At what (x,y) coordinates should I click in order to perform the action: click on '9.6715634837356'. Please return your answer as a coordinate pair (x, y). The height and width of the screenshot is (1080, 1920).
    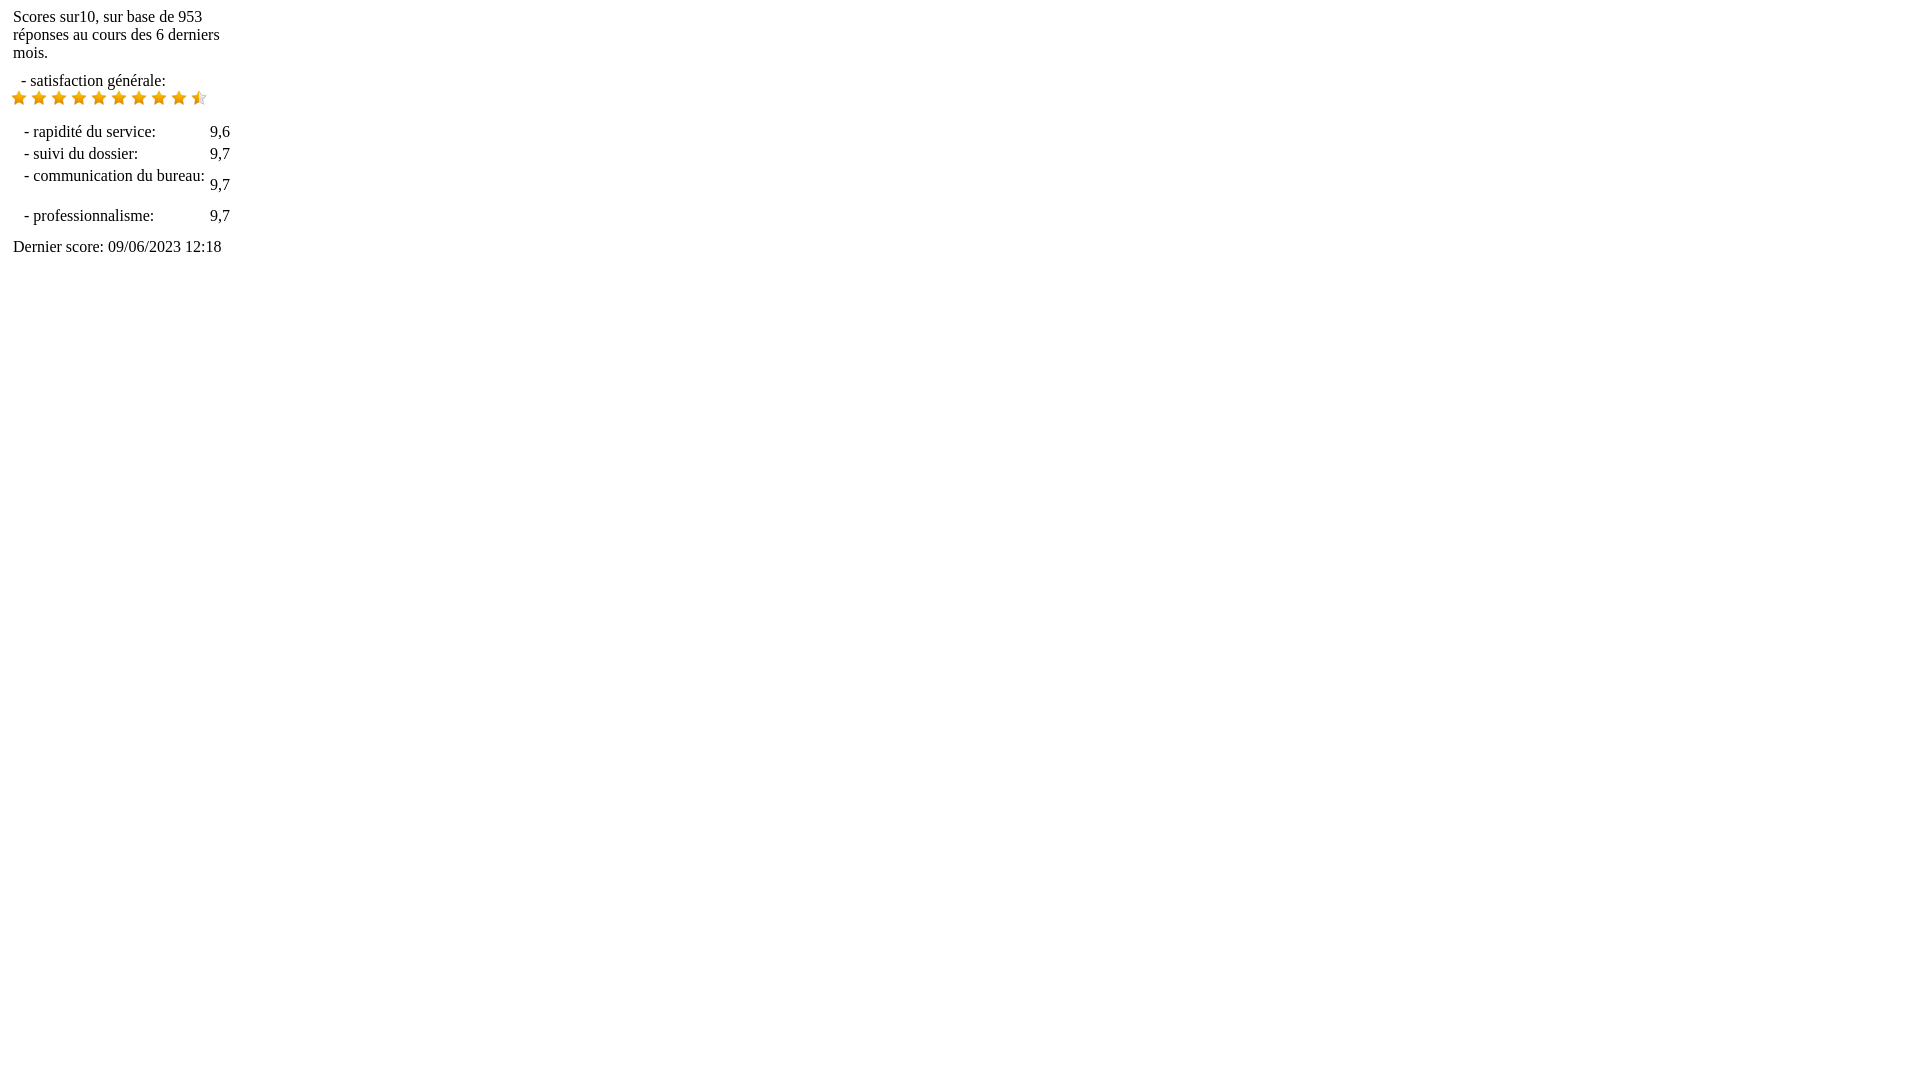
    Looking at the image, I should click on (19, 97).